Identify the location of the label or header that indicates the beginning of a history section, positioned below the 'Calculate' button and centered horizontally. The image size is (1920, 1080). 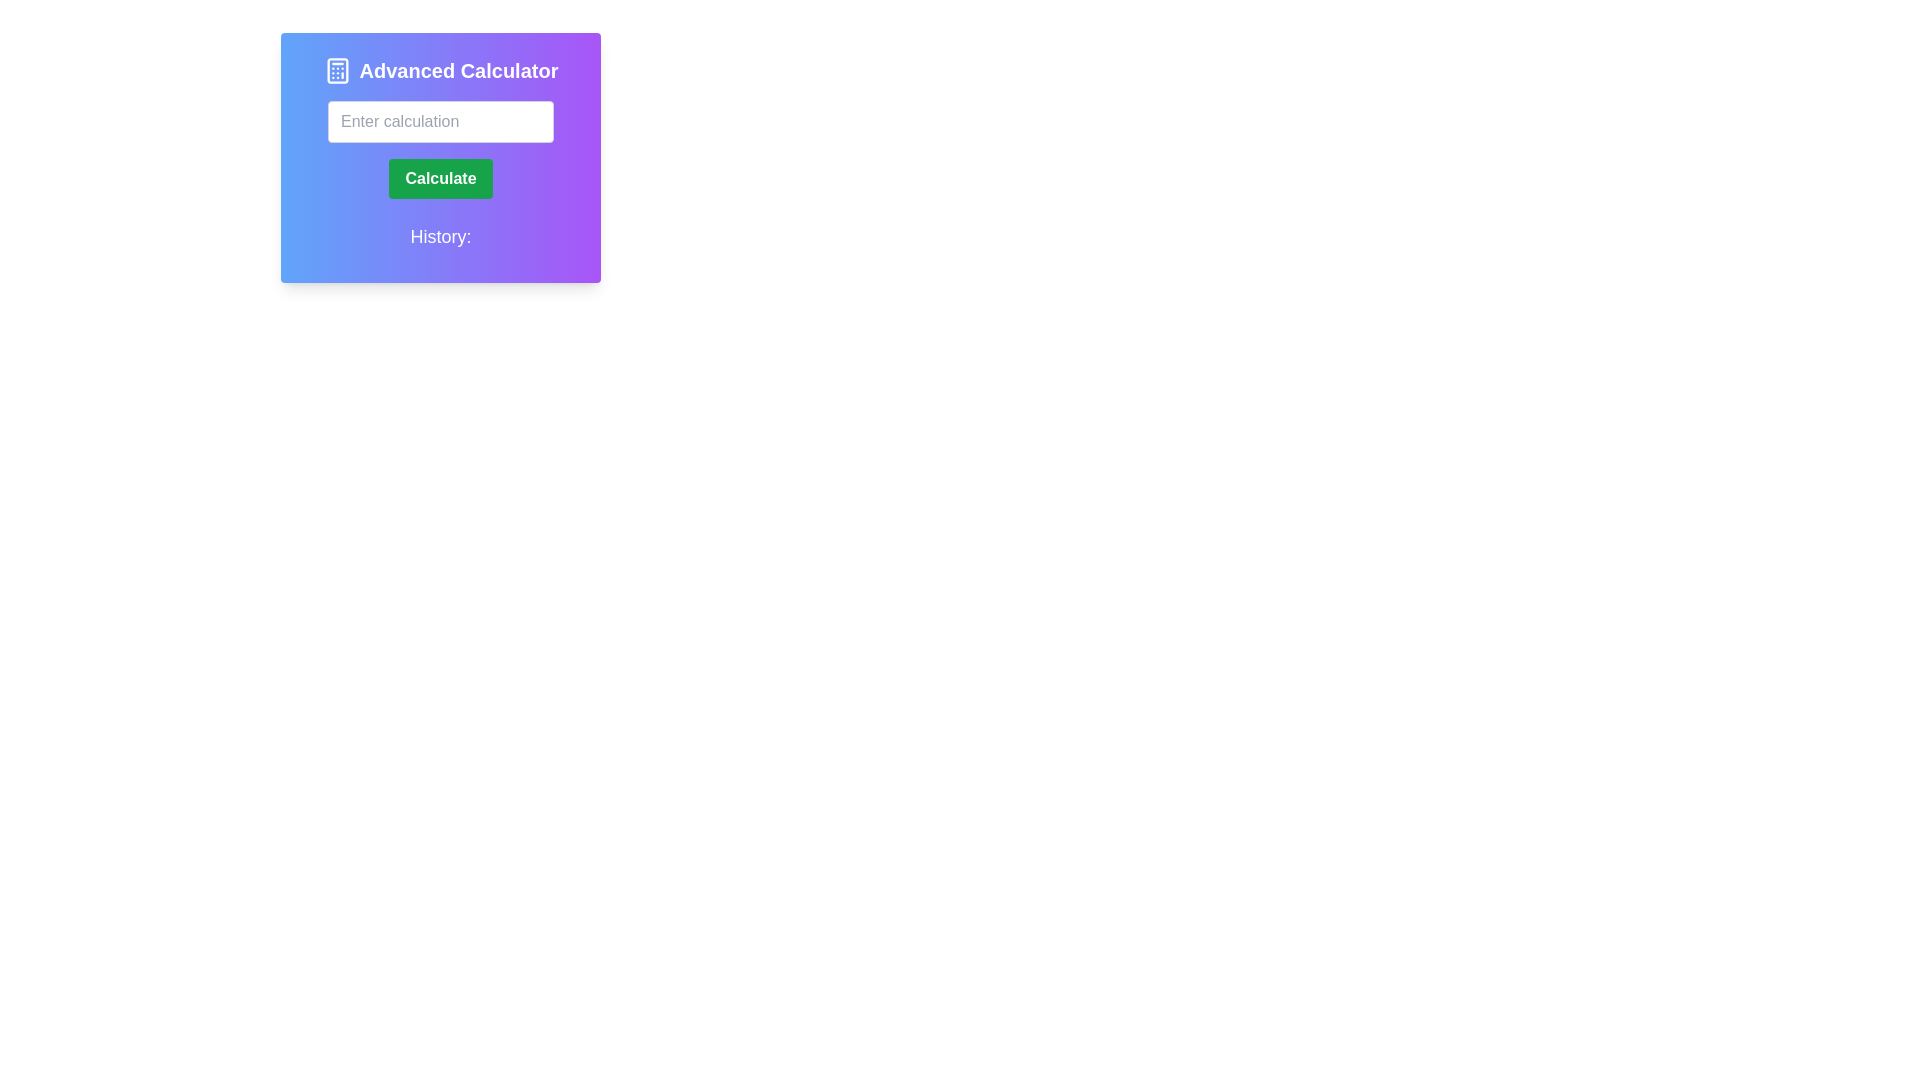
(440, 239).